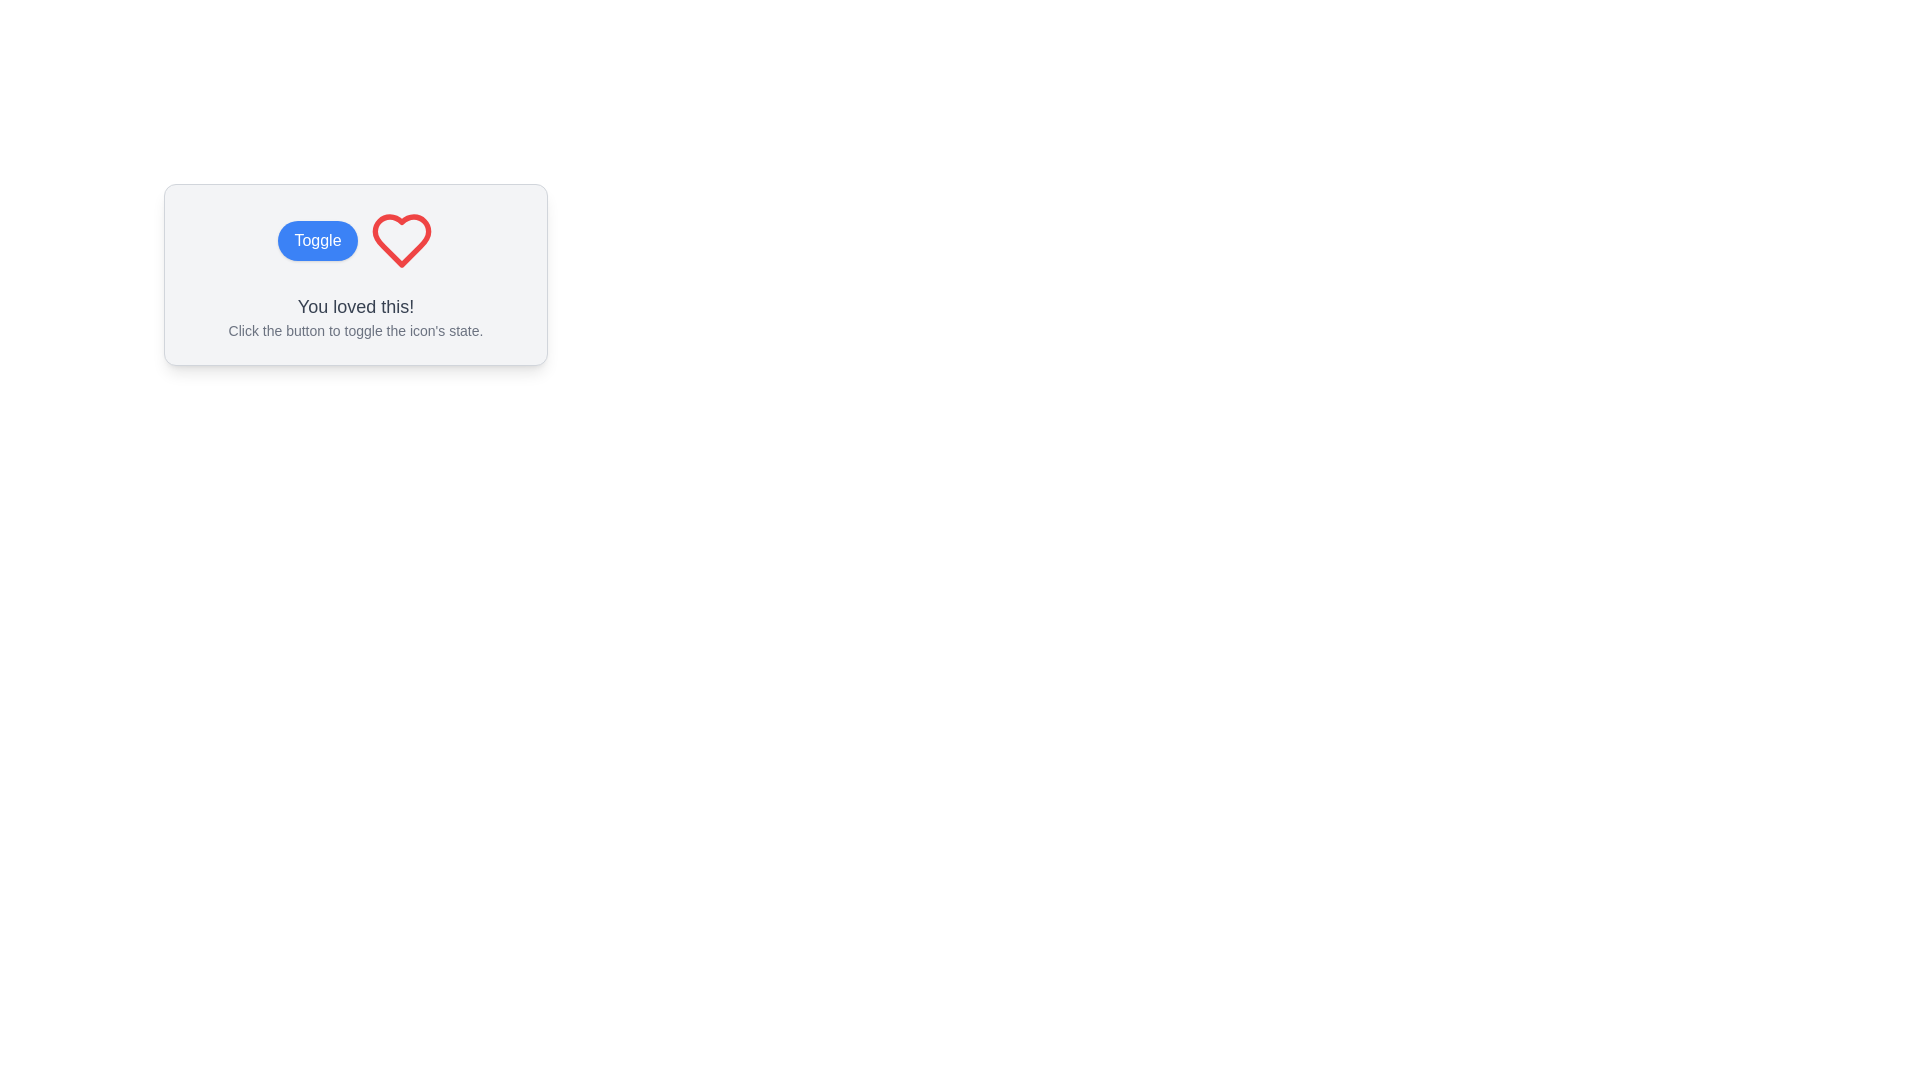 This screenshot has width=1920, height=1080. I want to click on the static text block that displays 'You loved this!' and 'Click the button to toggle the icon's state.', so click(355, 315).